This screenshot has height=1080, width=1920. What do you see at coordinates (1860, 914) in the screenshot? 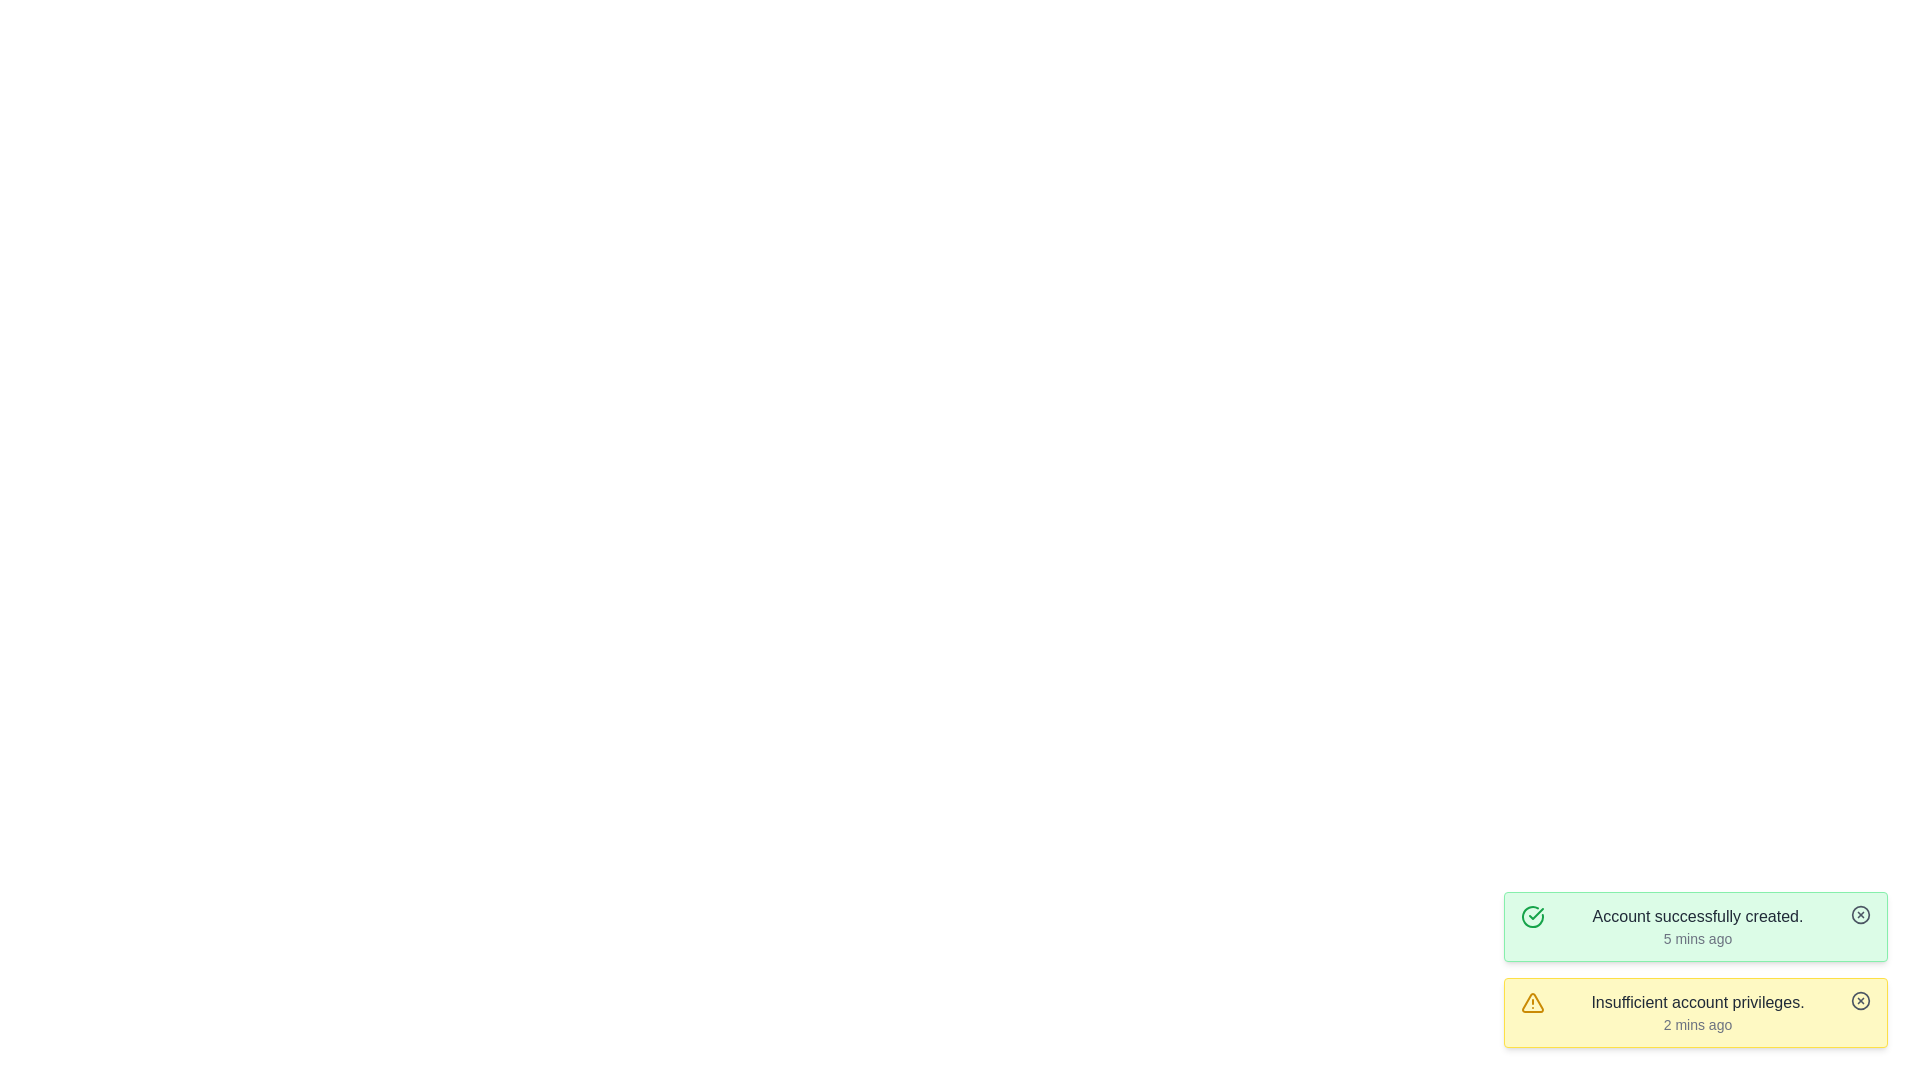
I see `the close button located in the upper-right corner of the green notification box that contains the text 'Account successfully created.' and '5 mins ago' to trigger a tooltip or visual effect` at bounding box center [1860, 914].